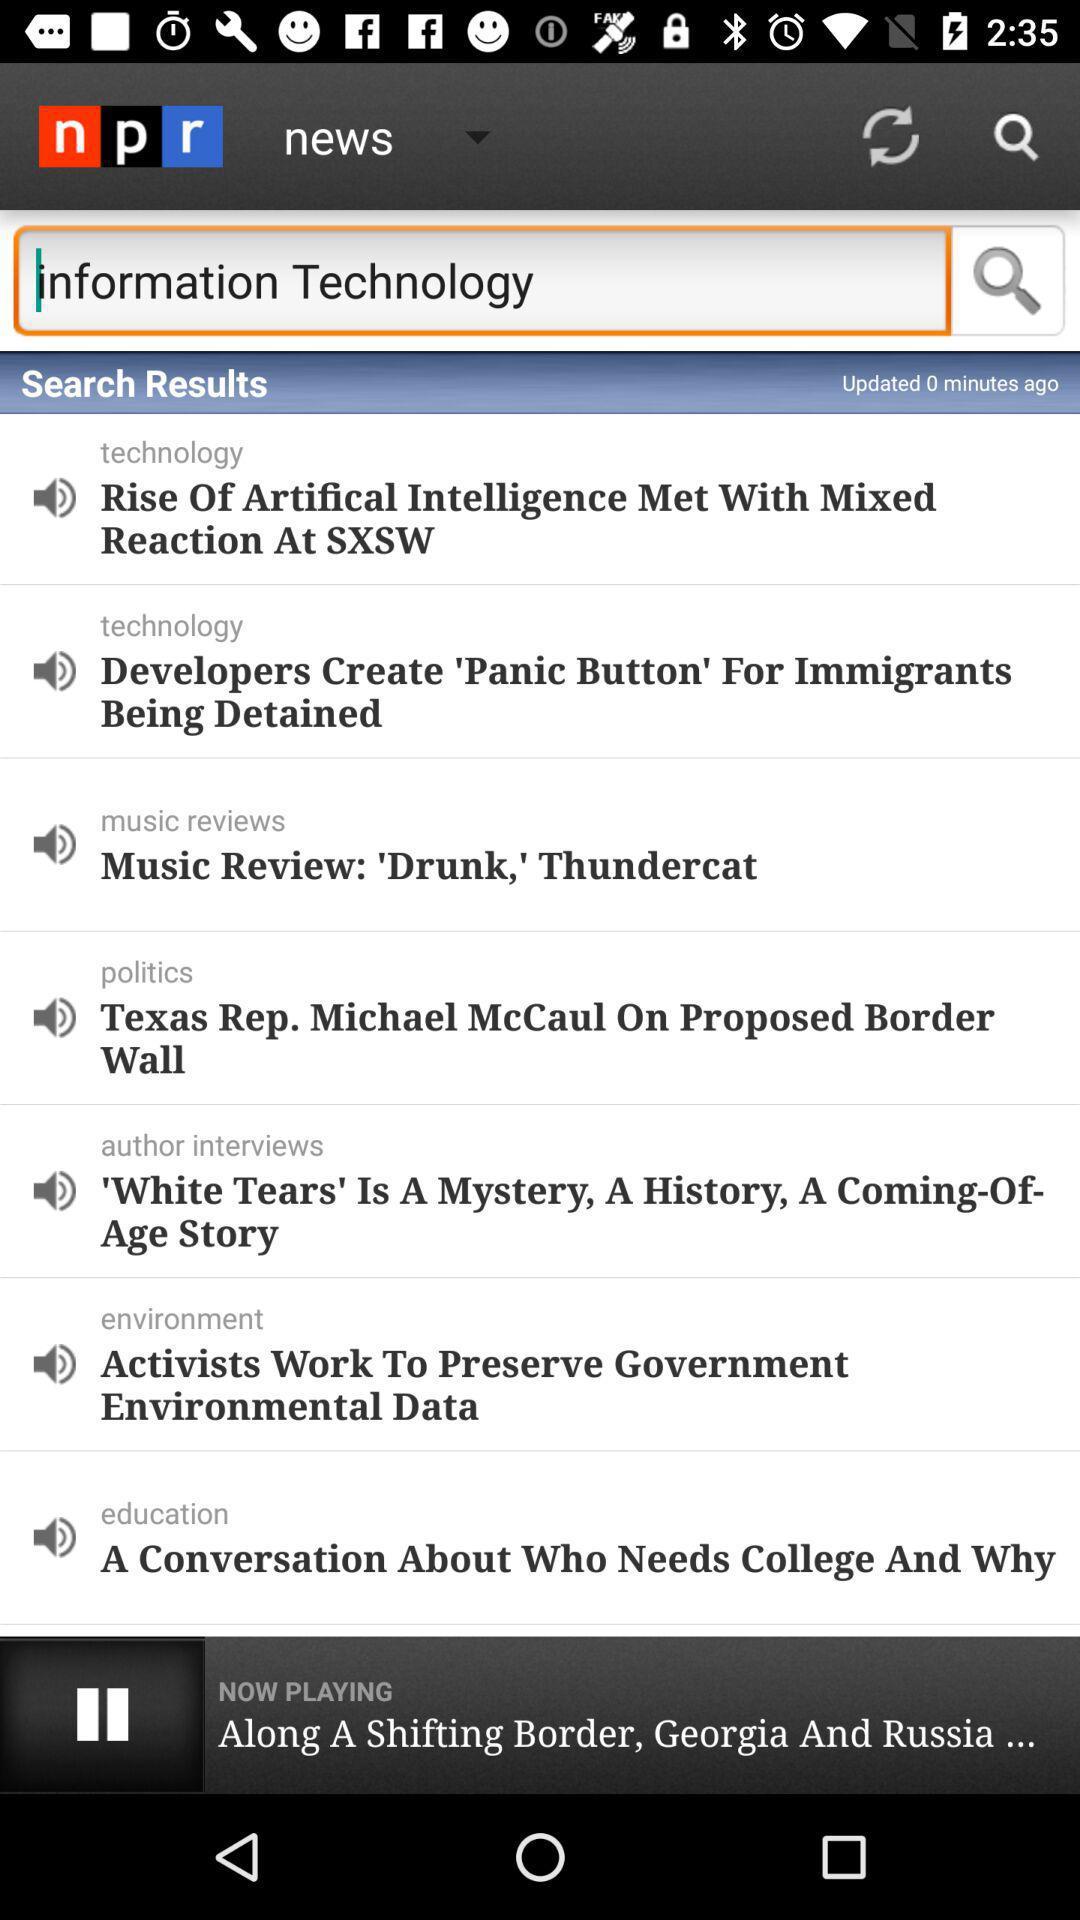 This screenshot has width=1080, height=1920. I want to click on item below technology, so click(578, 517).